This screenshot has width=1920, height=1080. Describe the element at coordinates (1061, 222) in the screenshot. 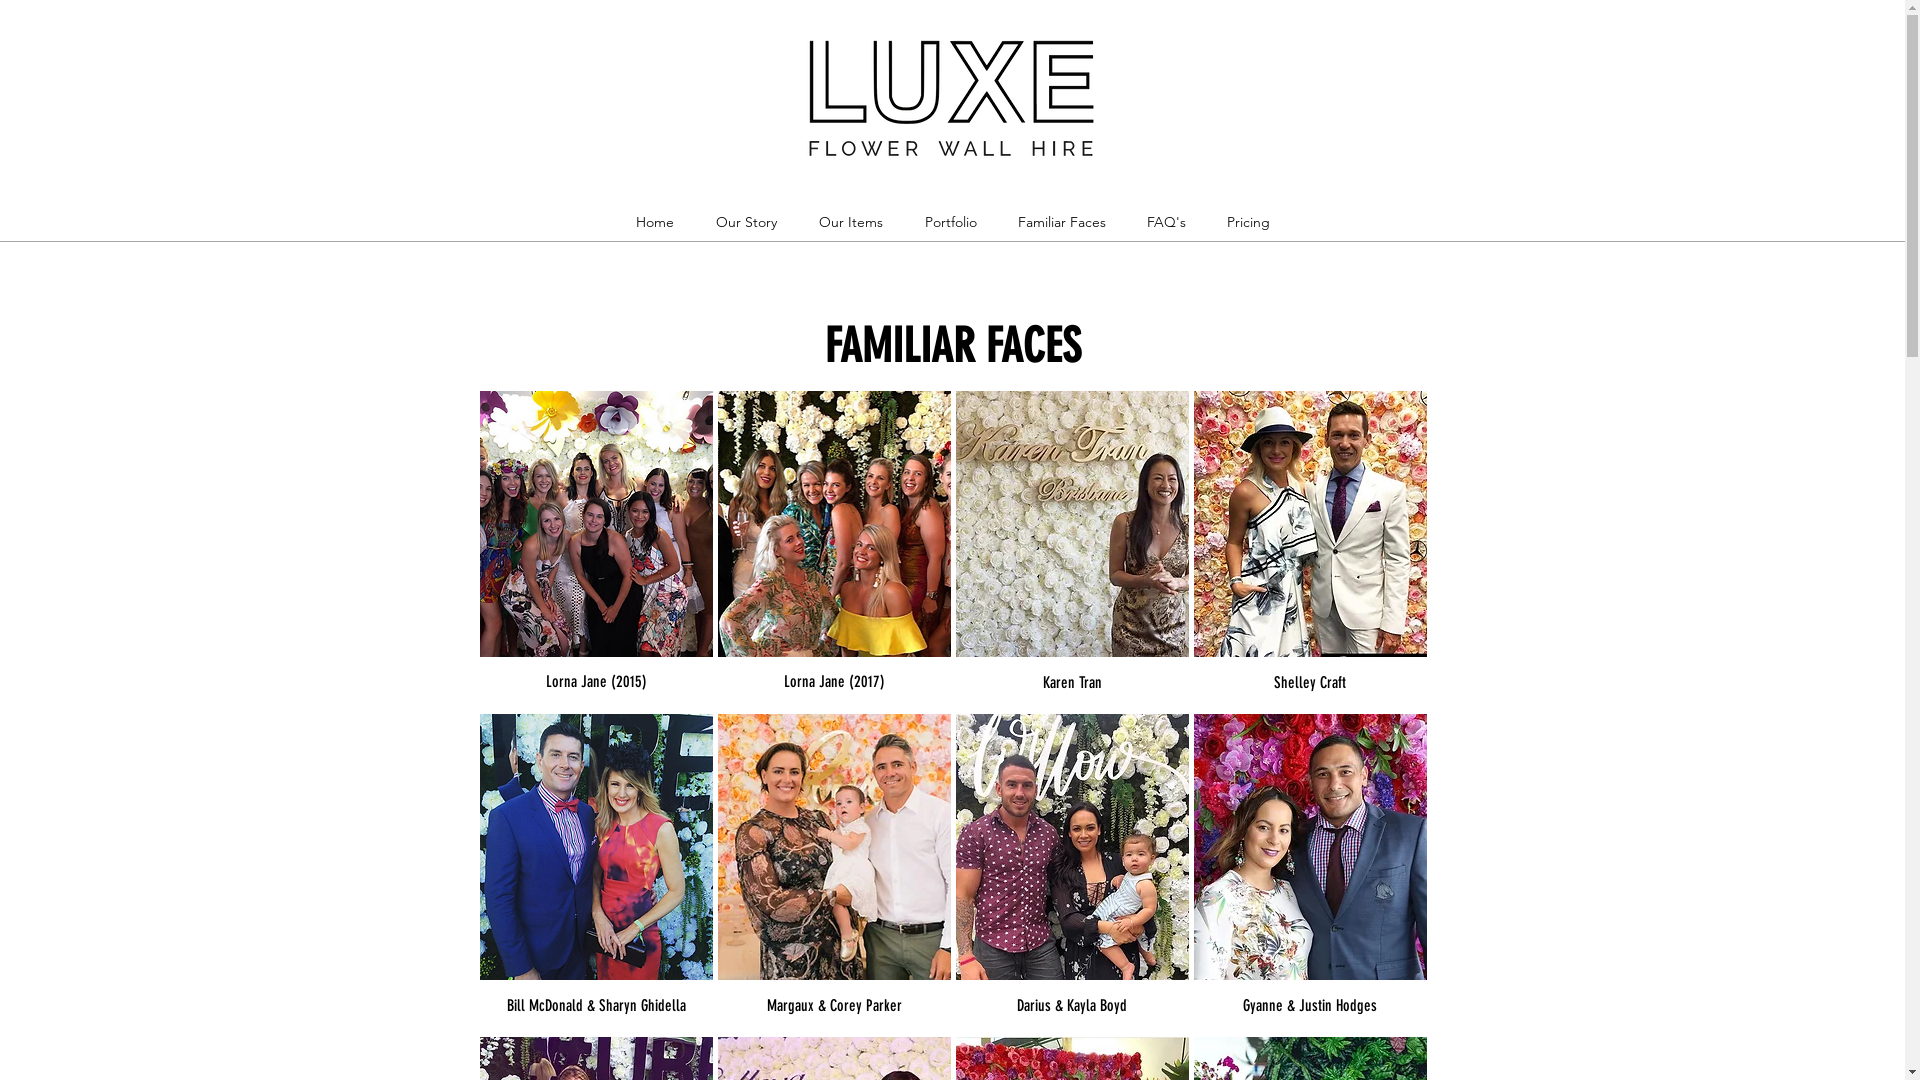

I see `'Familiar Faces'` at that location.